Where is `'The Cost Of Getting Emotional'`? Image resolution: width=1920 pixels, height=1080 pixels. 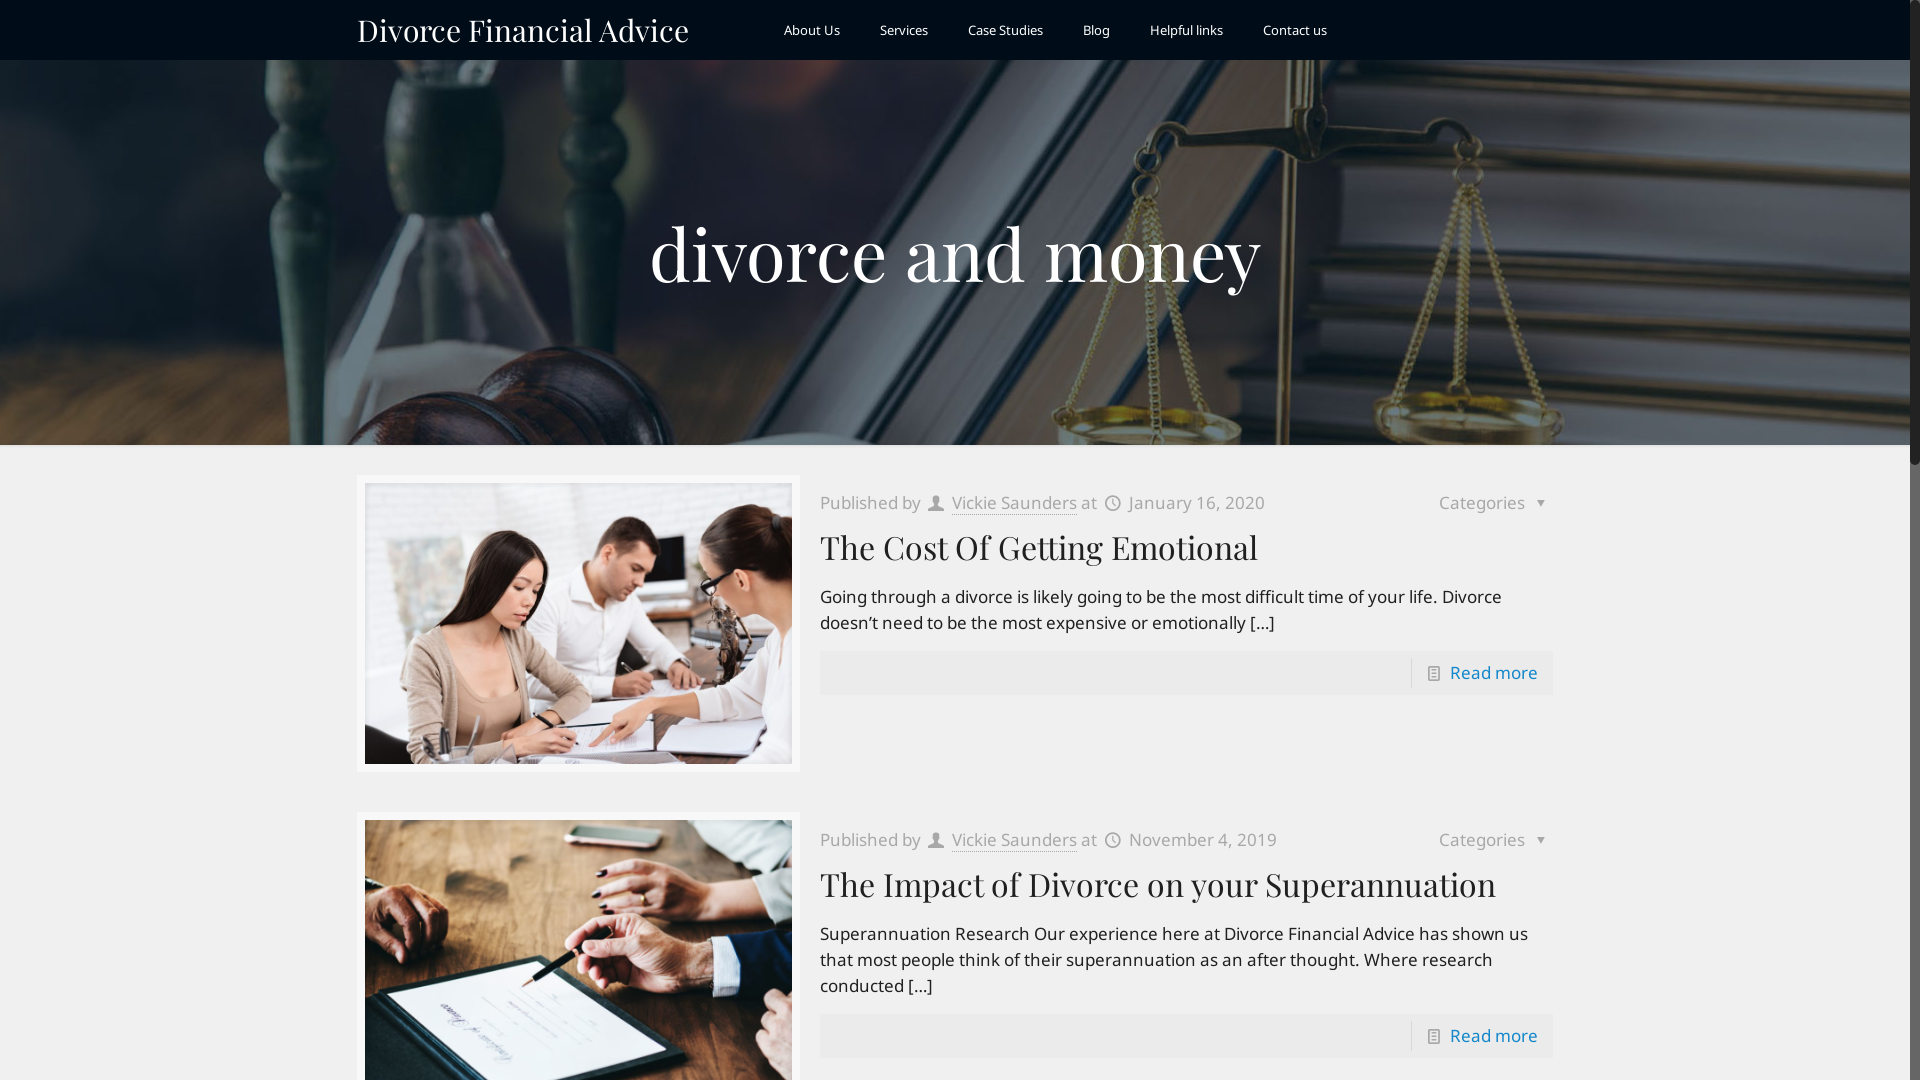
'The Cost Of Getting Emotional' is located at coordinates (820, 546).